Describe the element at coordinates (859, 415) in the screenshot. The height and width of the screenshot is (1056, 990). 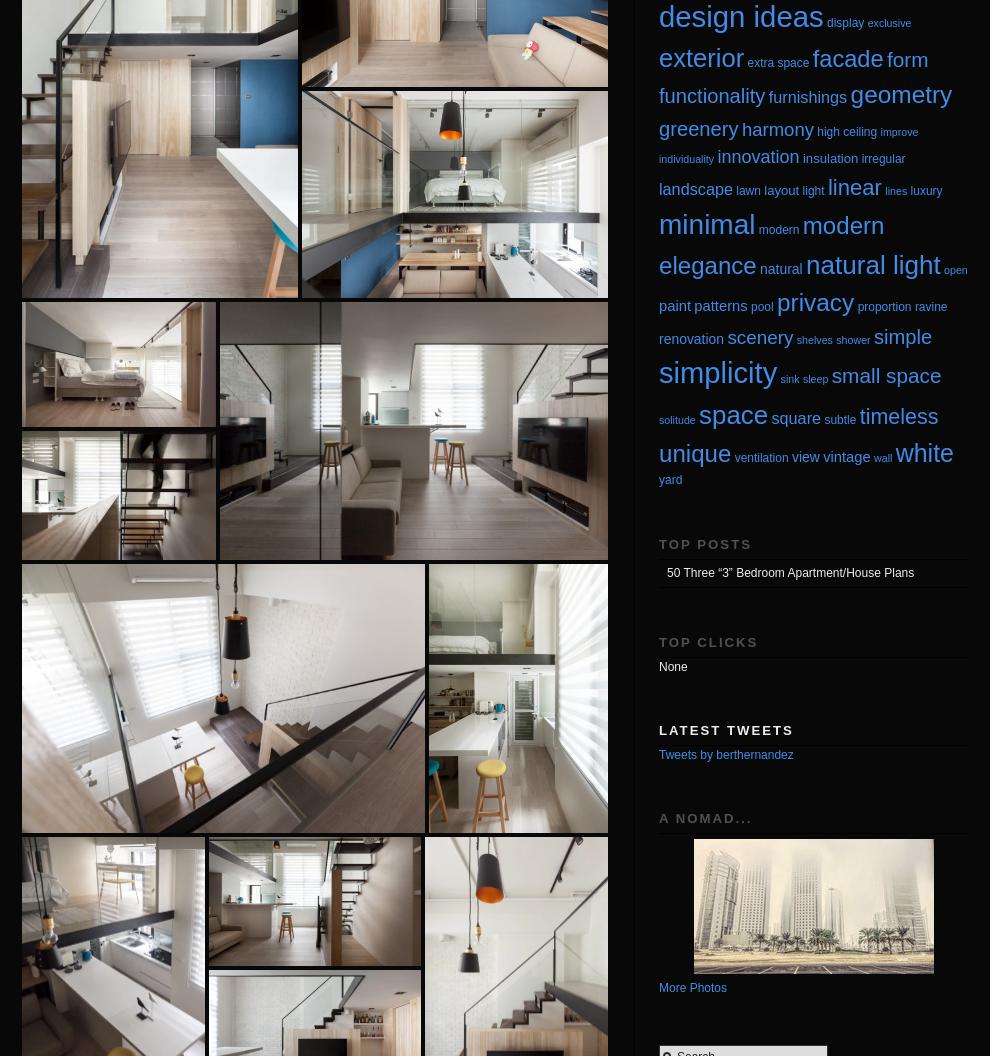
I see `'timeless'` at that location.